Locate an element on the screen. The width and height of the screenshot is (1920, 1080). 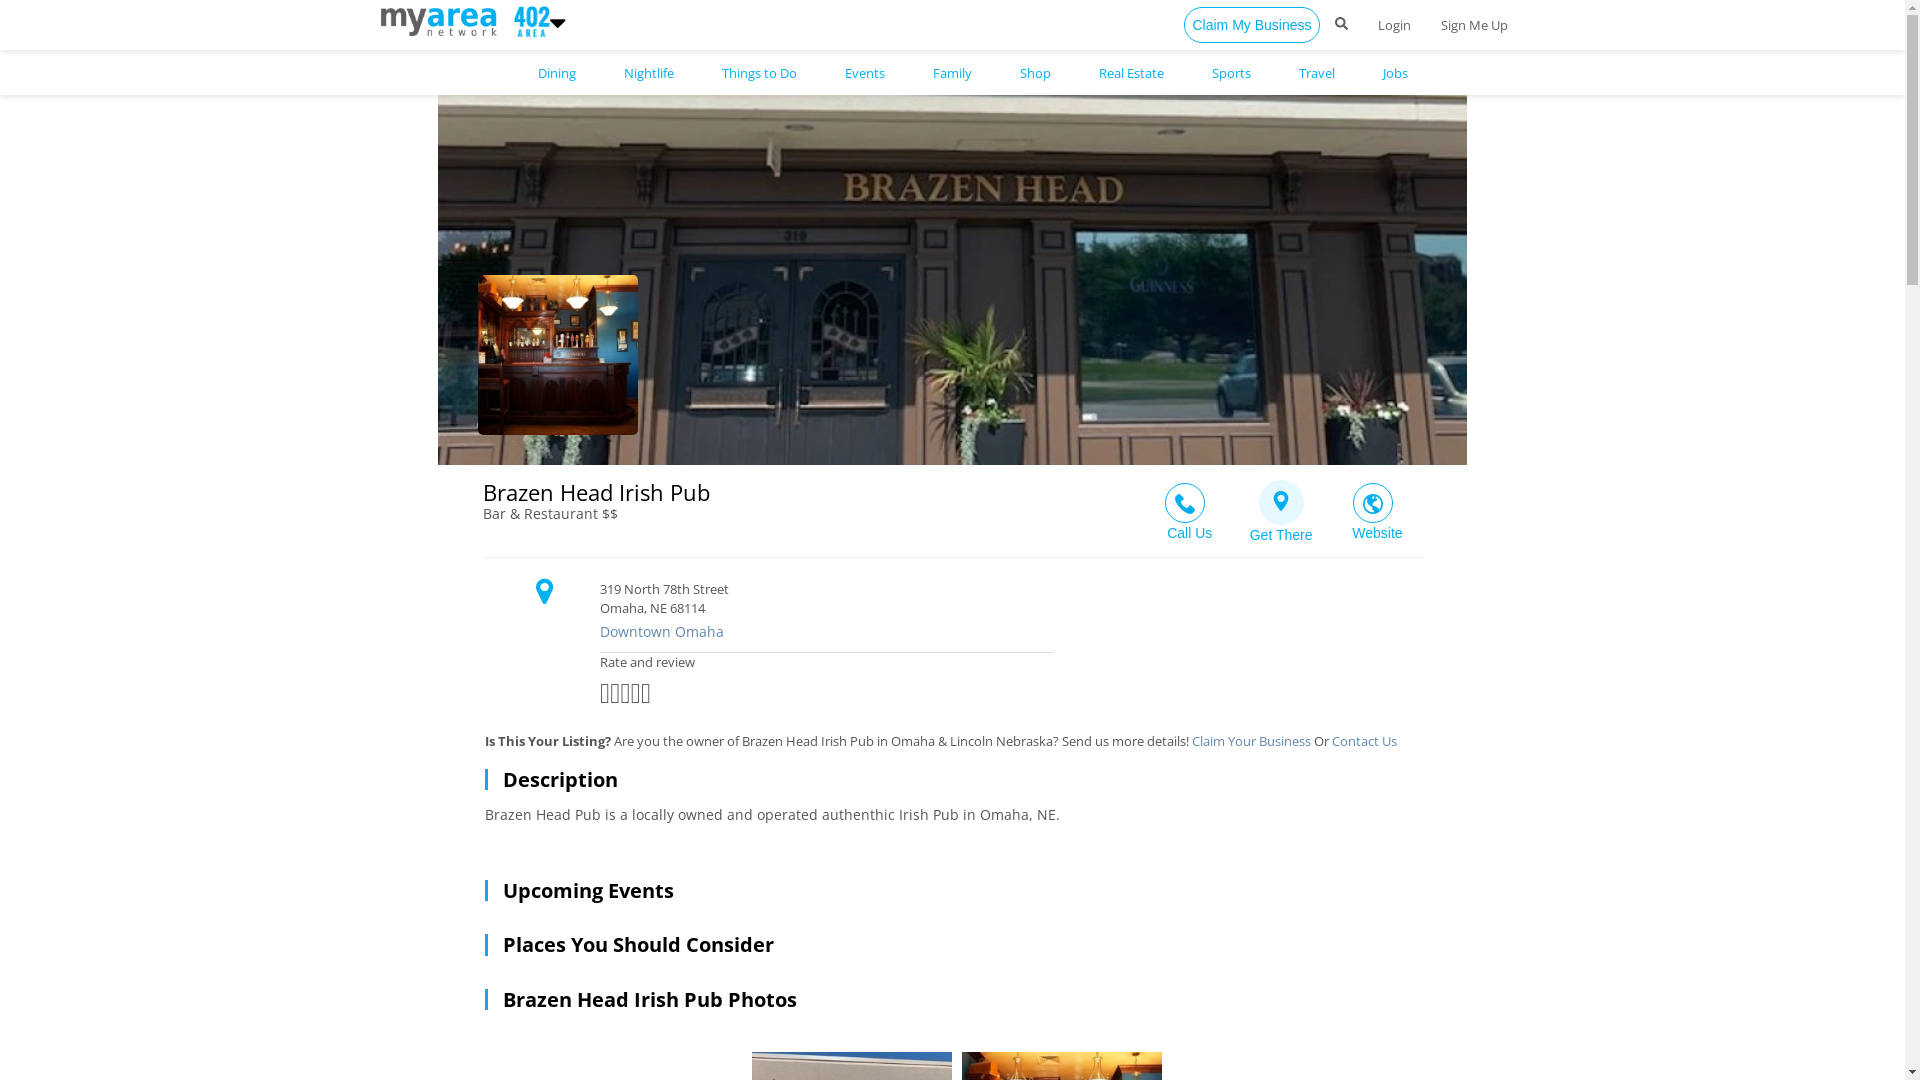
'Sign Me Up' is located at coordinates (1474, 24).